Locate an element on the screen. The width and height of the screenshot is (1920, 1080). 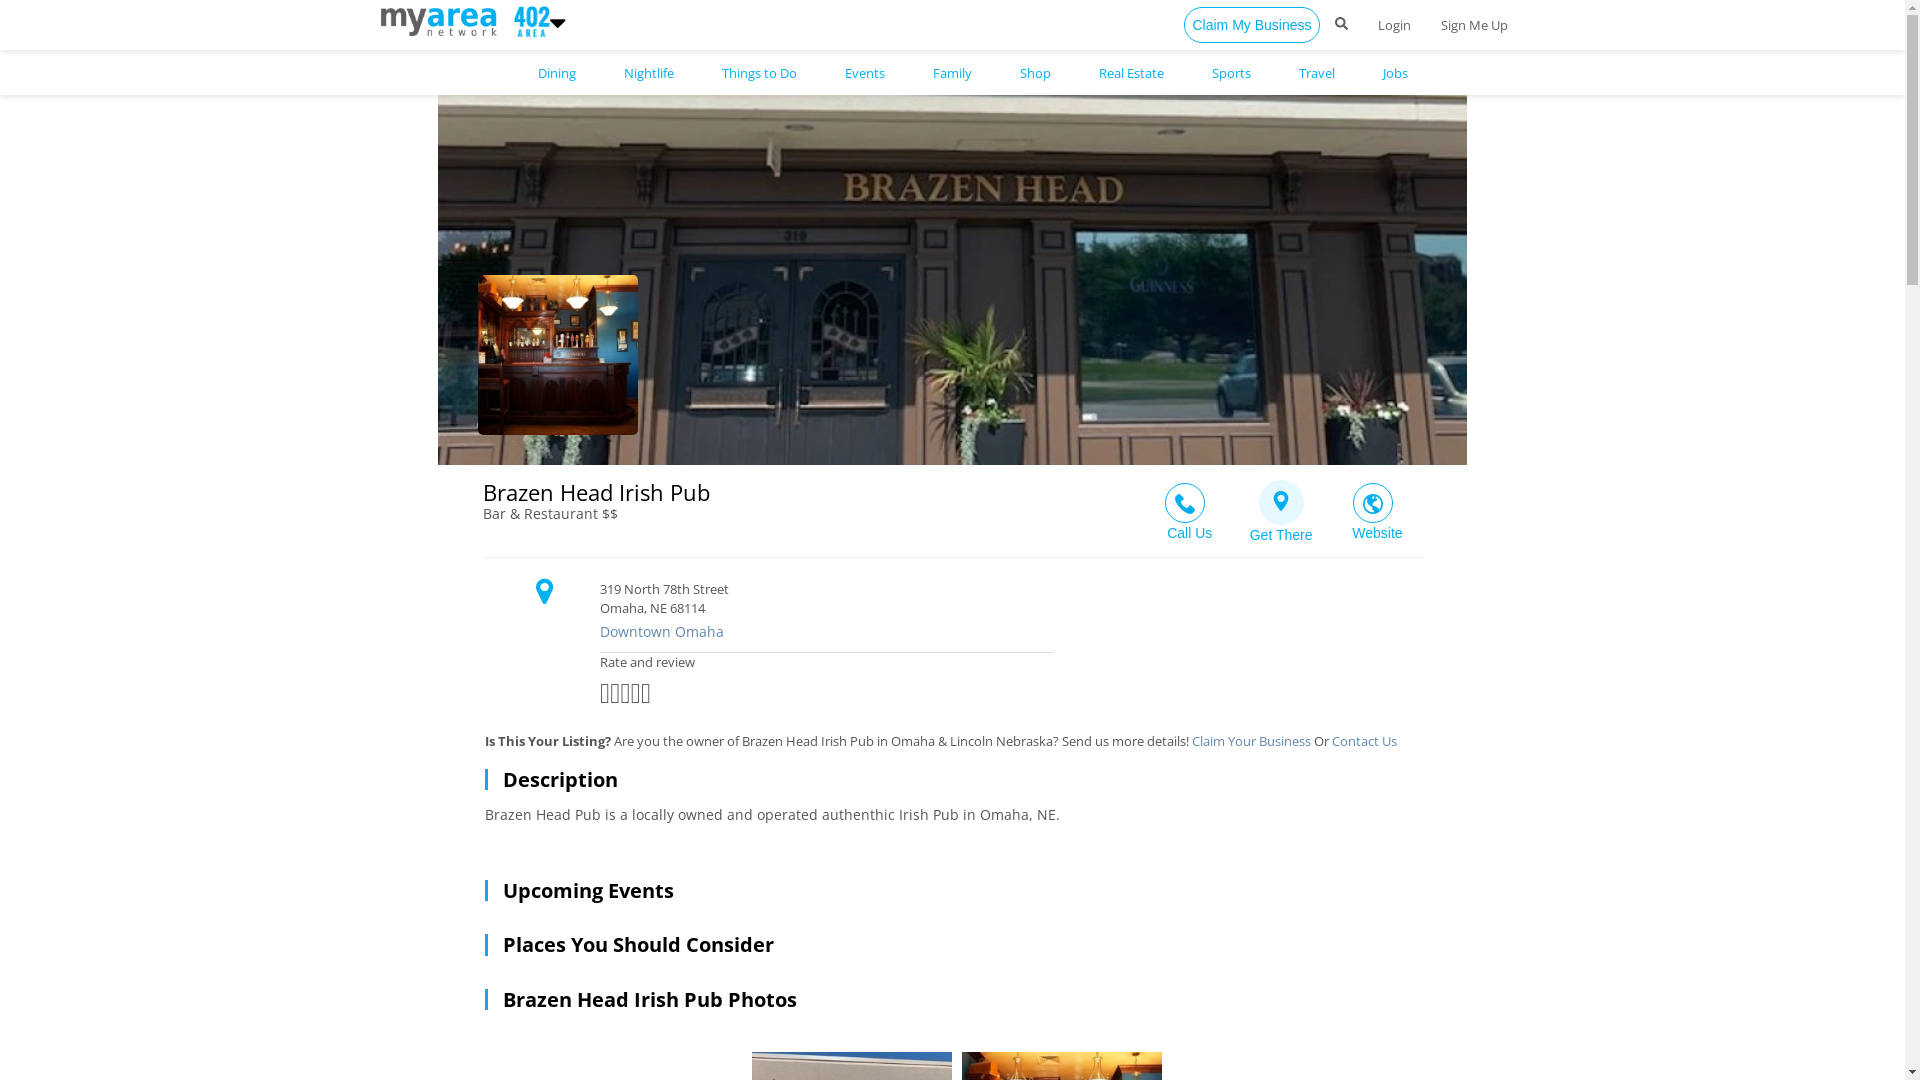
'Sign Me Up' is located at coordinates (1474, 24).